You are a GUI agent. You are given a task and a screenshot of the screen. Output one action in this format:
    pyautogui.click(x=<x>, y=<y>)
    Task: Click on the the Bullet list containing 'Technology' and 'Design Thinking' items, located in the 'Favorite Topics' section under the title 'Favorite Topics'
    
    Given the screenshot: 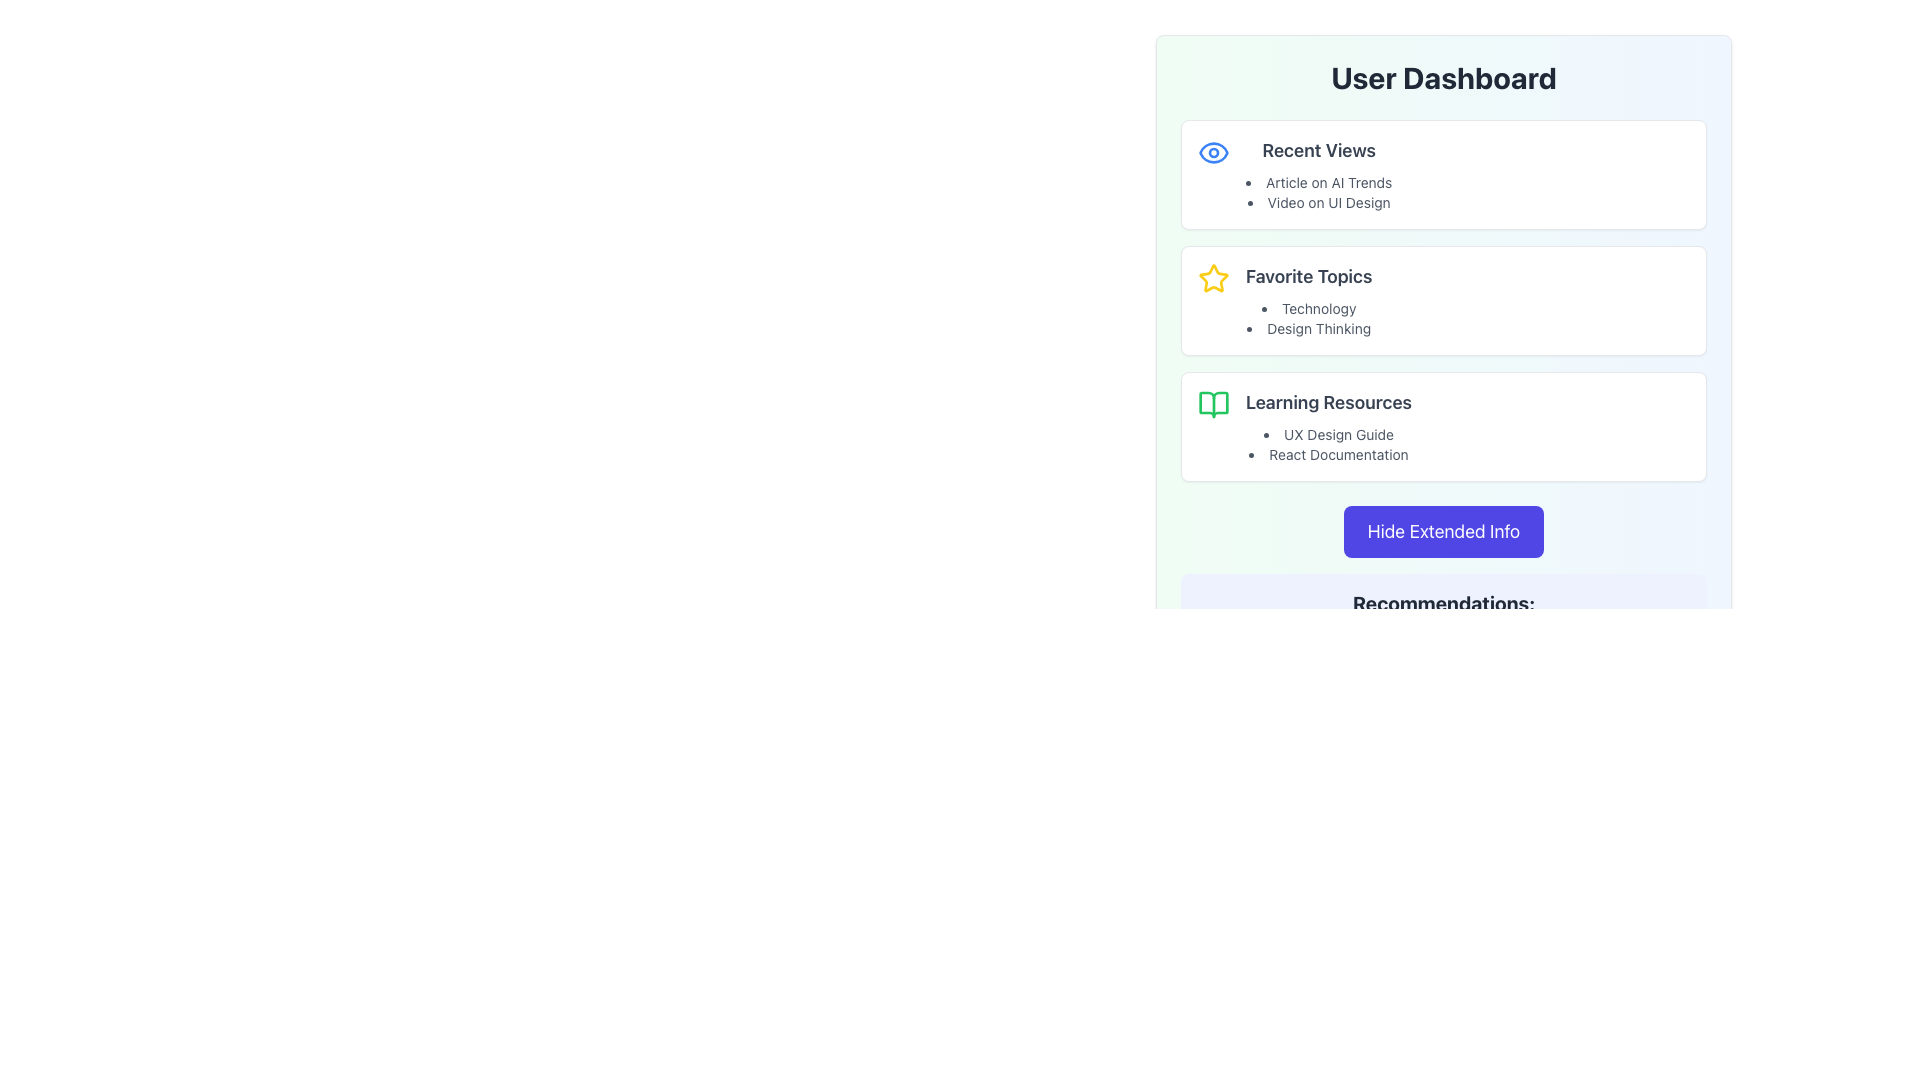 What is the action you would take?
    pyautogui.click(x=1309, y=318)
    